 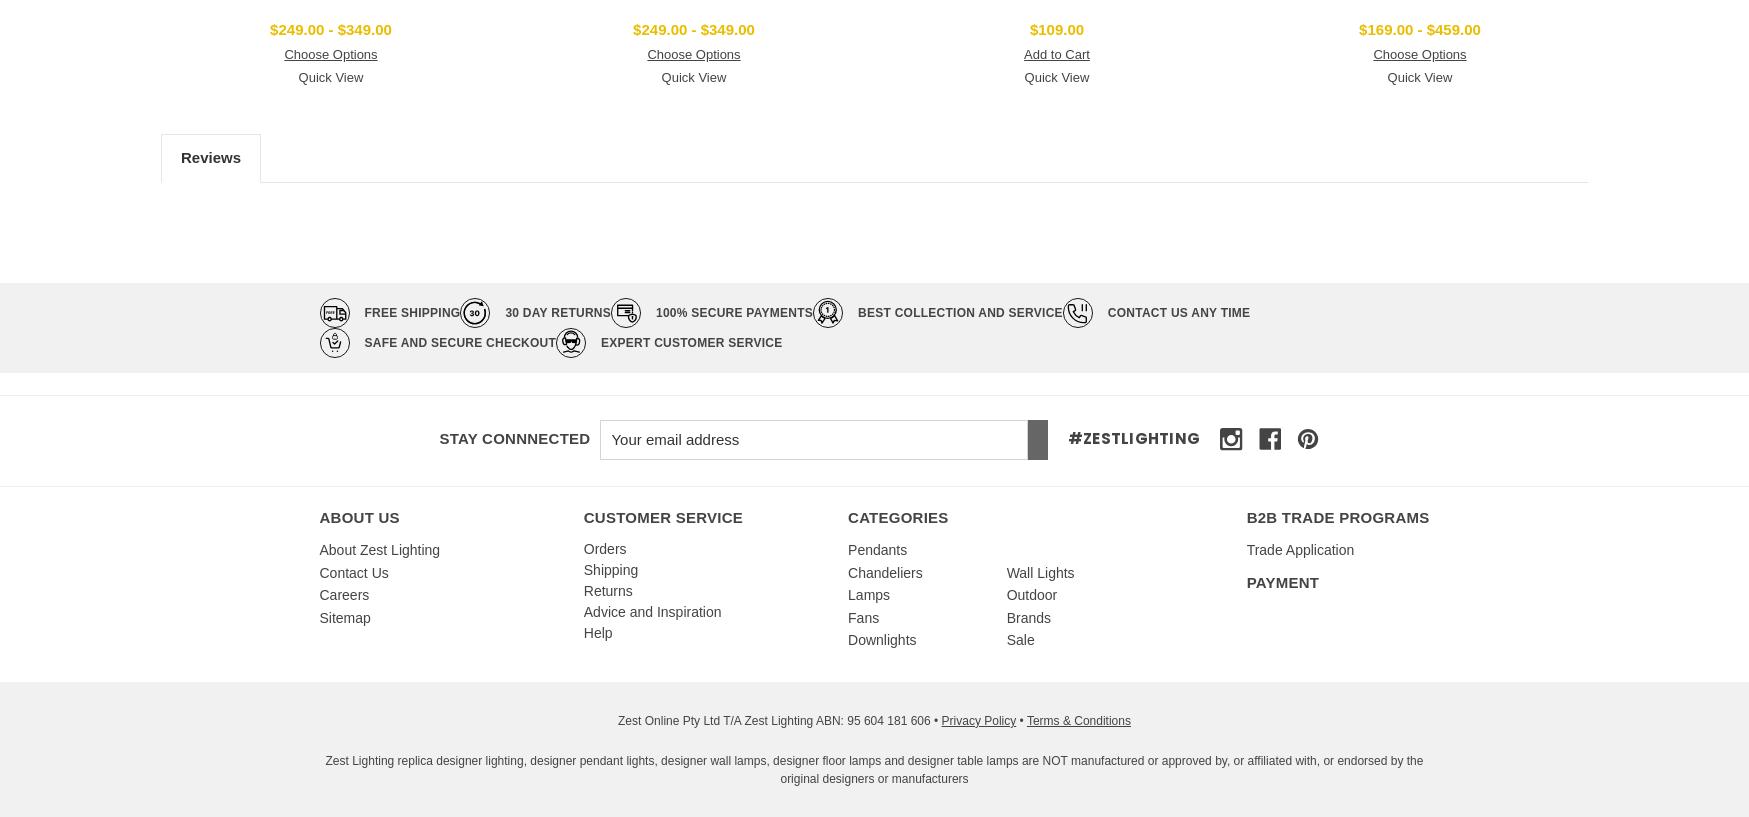 What do you see at coordinates (318, 595) in the screenshot?
I see `'Careers'` at bounding box center [318, 595].